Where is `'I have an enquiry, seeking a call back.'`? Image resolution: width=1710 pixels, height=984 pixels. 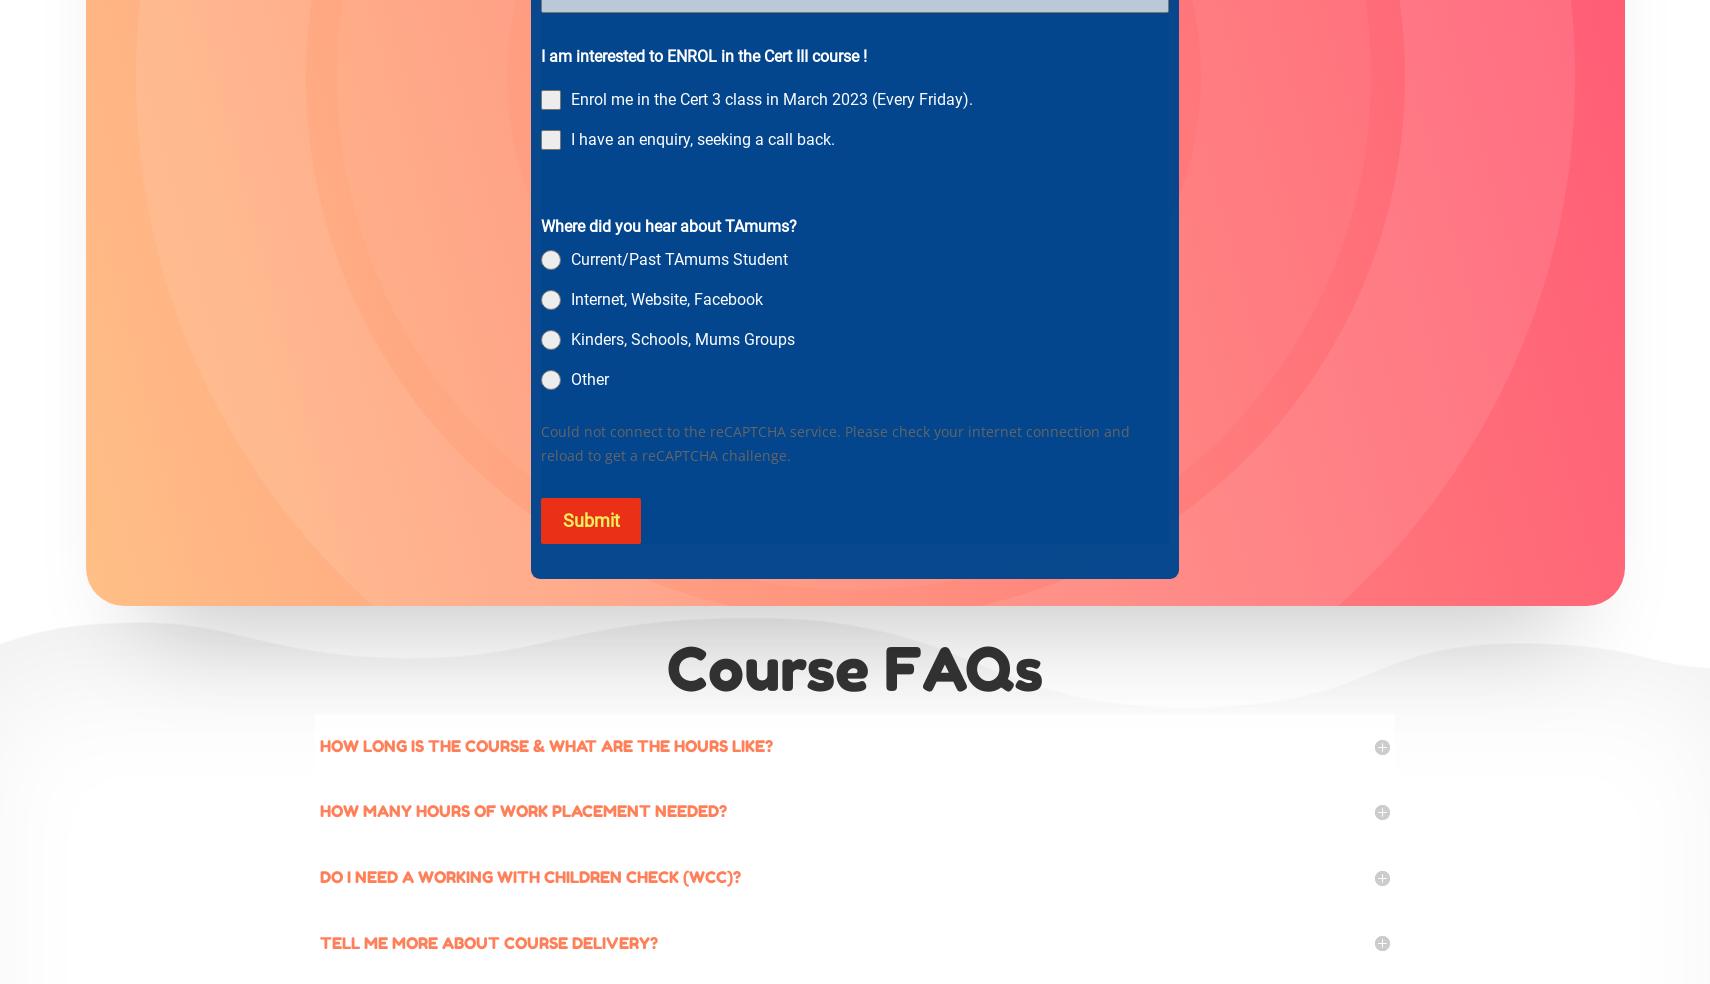
'I have an enquiry, seeking a call back.' is located at coordinates (702, 139).